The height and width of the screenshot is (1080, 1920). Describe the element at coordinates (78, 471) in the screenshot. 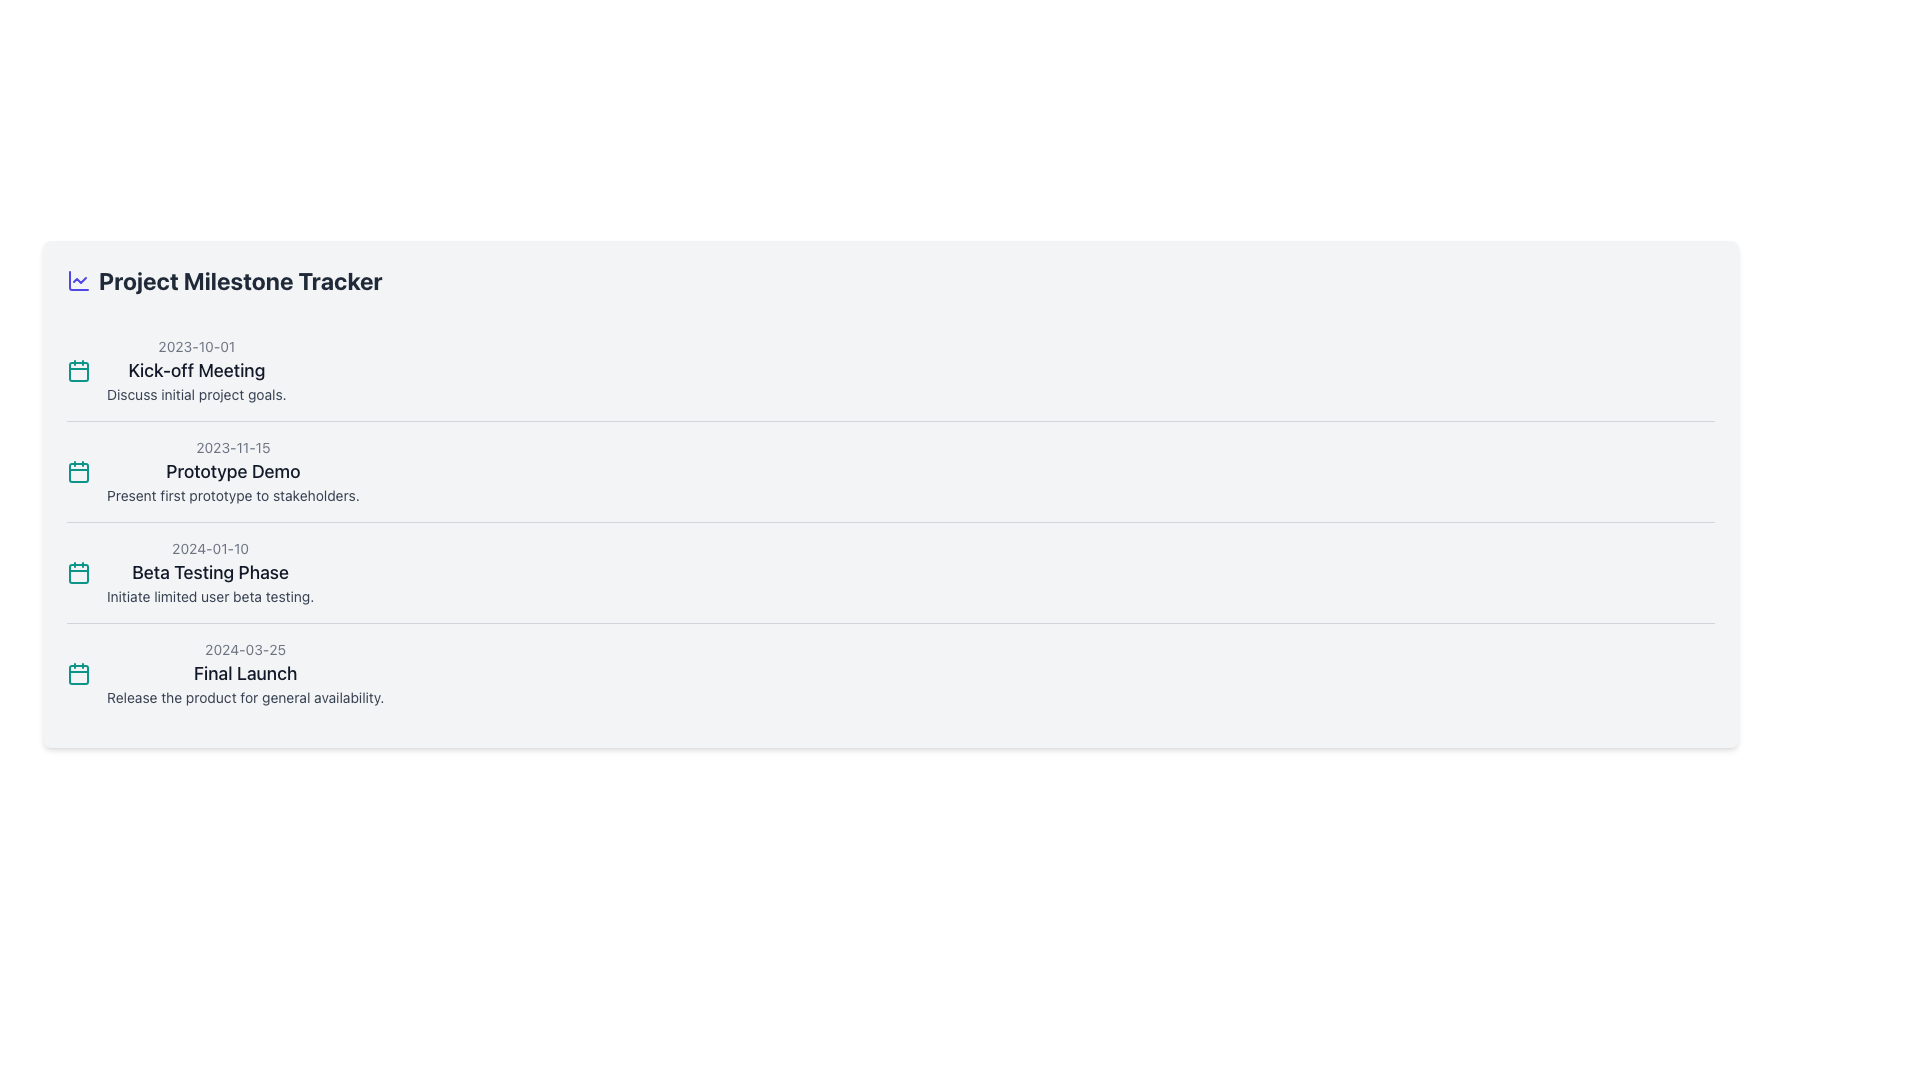

I see `the teal green calendar icon, which is a square with rounded corners and is located to the left of the 'Prototype Demo' milestone row, preceding the date '2023-11-15'` at that location.